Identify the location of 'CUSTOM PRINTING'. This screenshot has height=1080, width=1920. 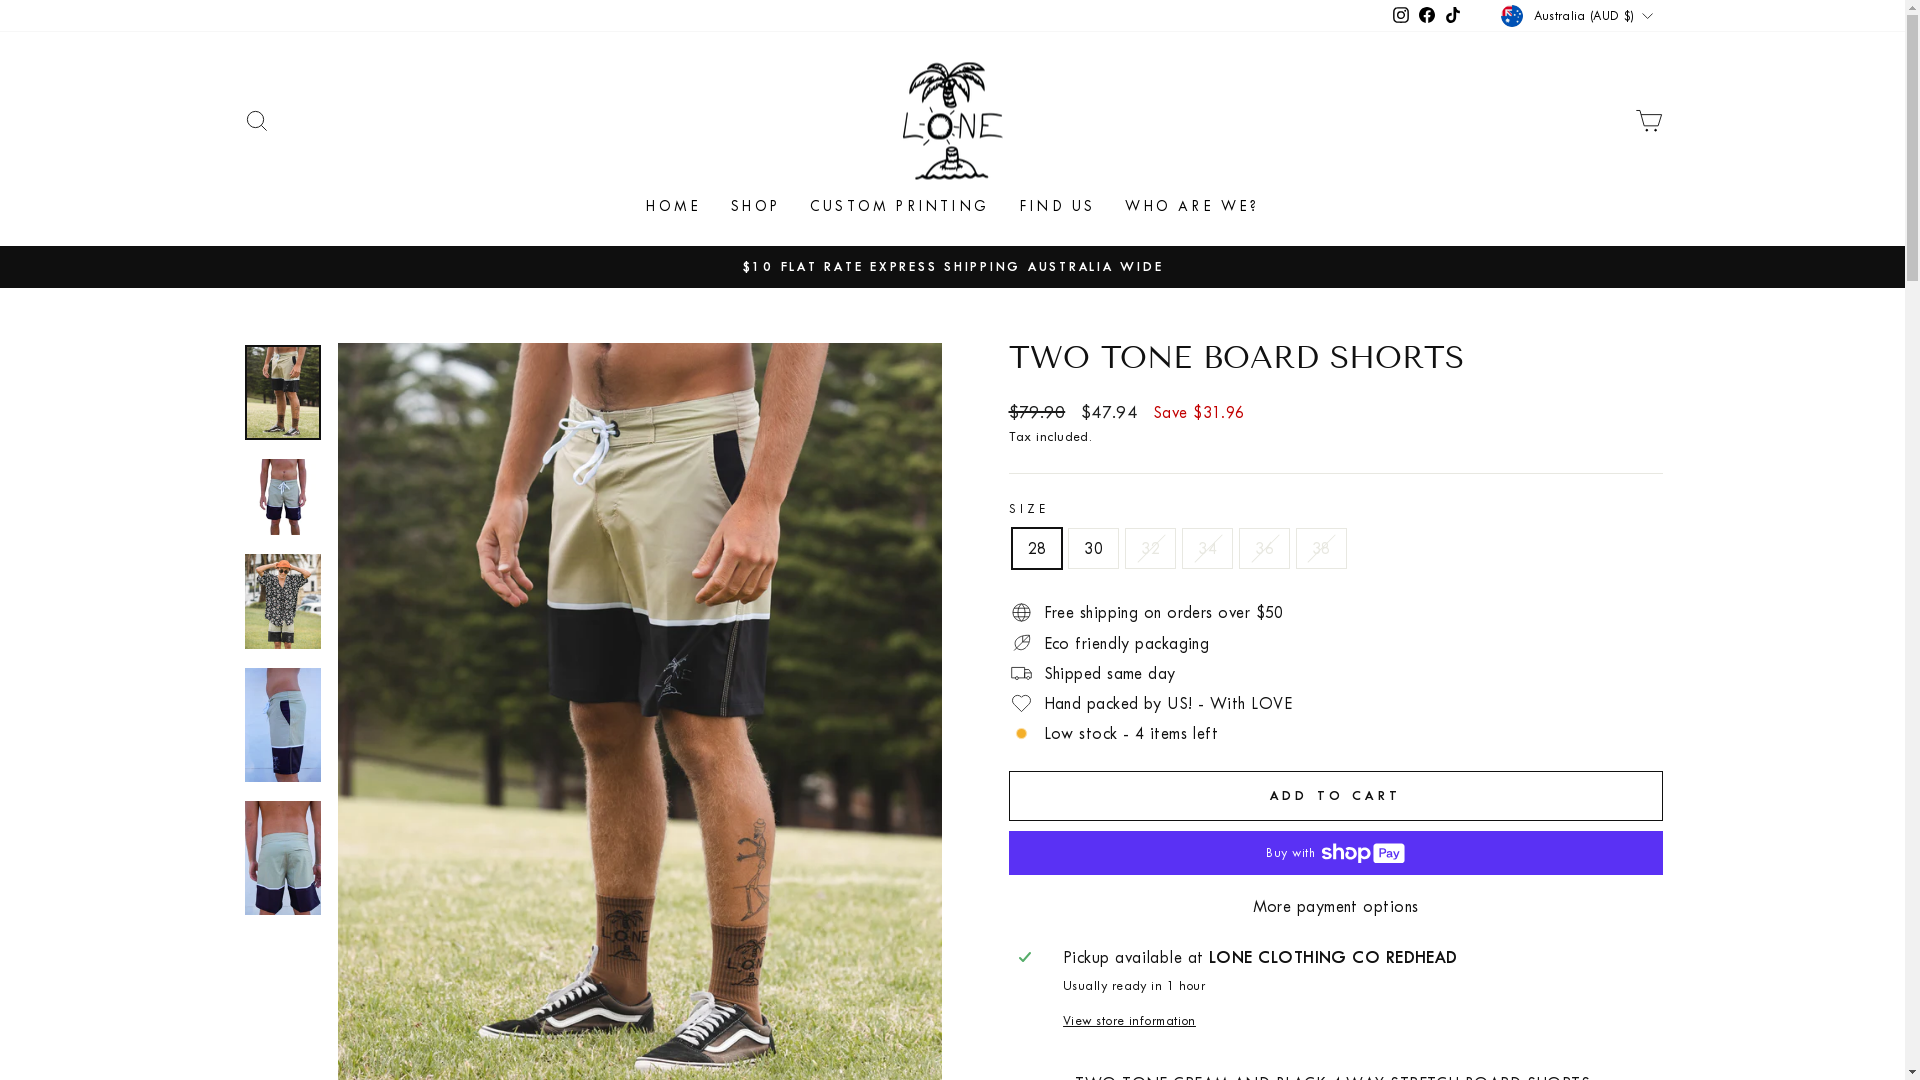
(898, 207).